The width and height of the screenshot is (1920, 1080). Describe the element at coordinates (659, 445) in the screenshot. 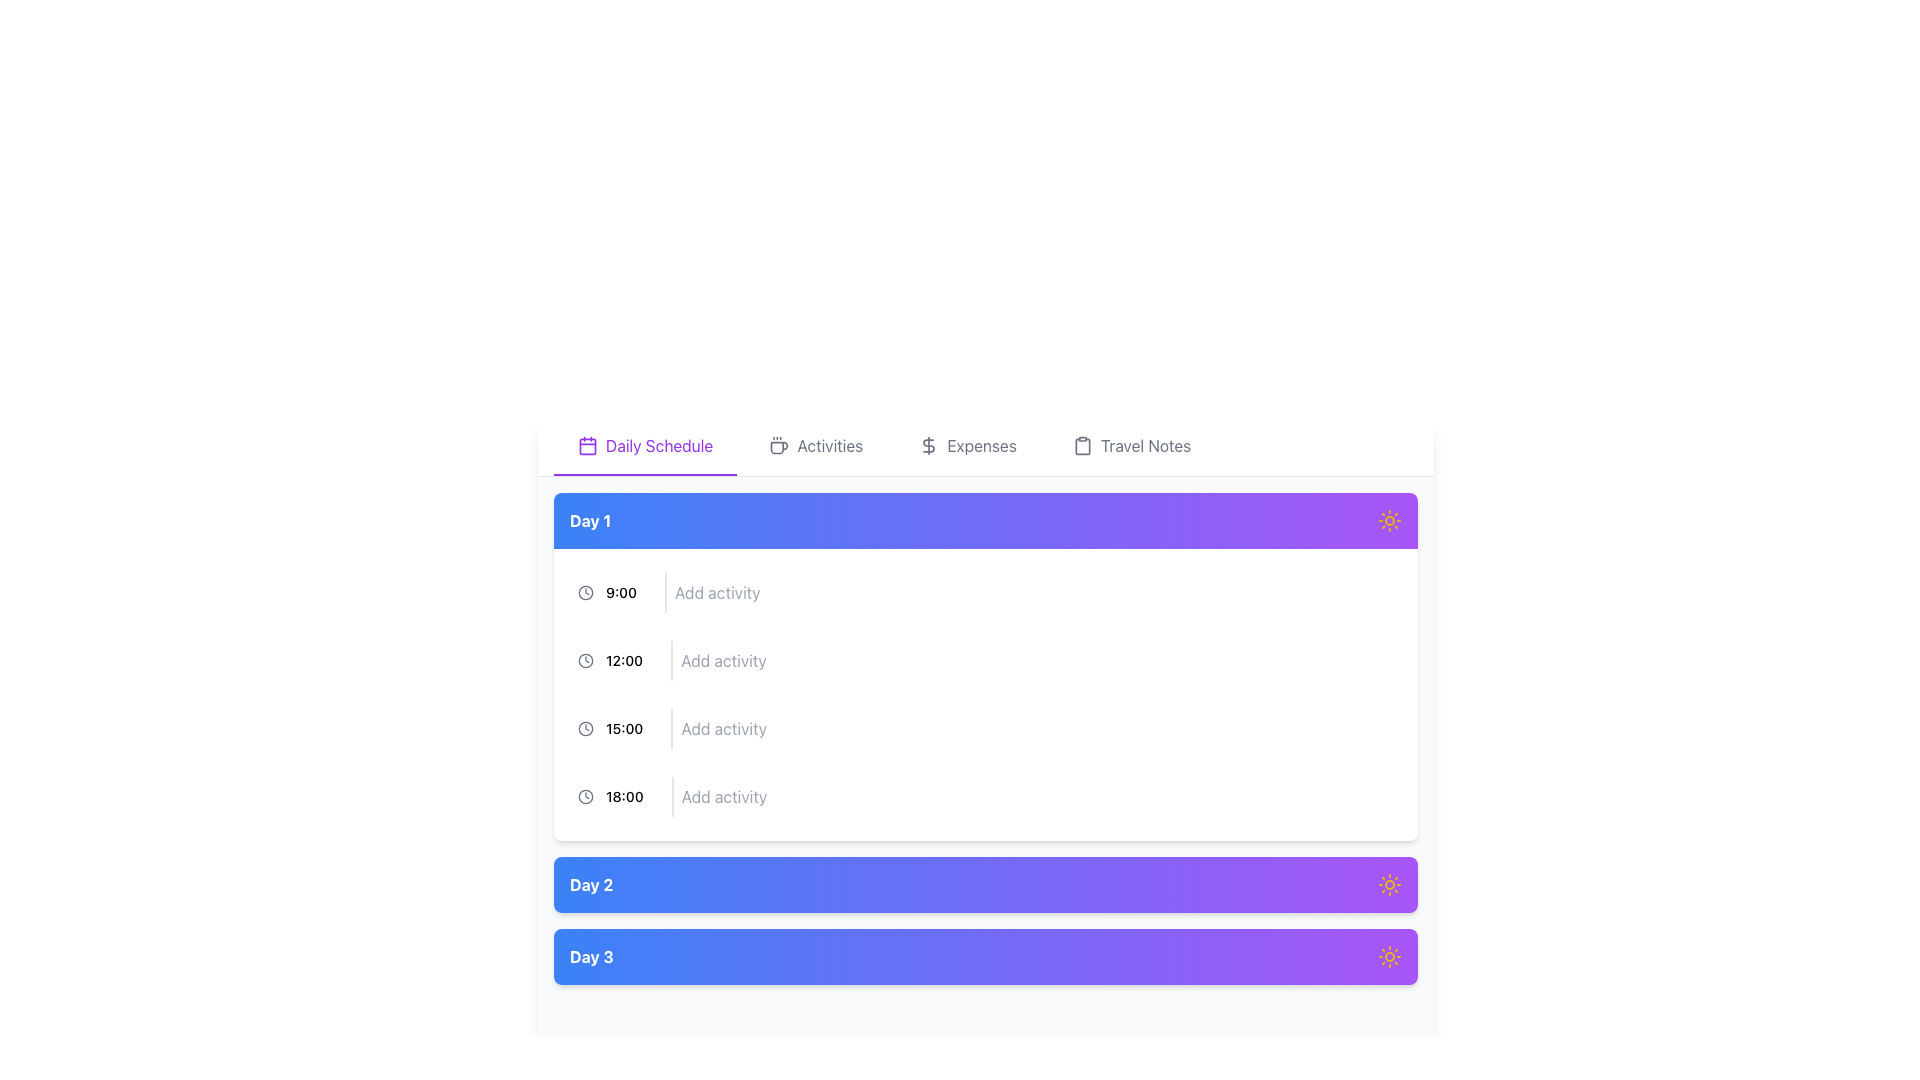

I see `the 'Daily Schedule' text label in the navigation menu` at that location.